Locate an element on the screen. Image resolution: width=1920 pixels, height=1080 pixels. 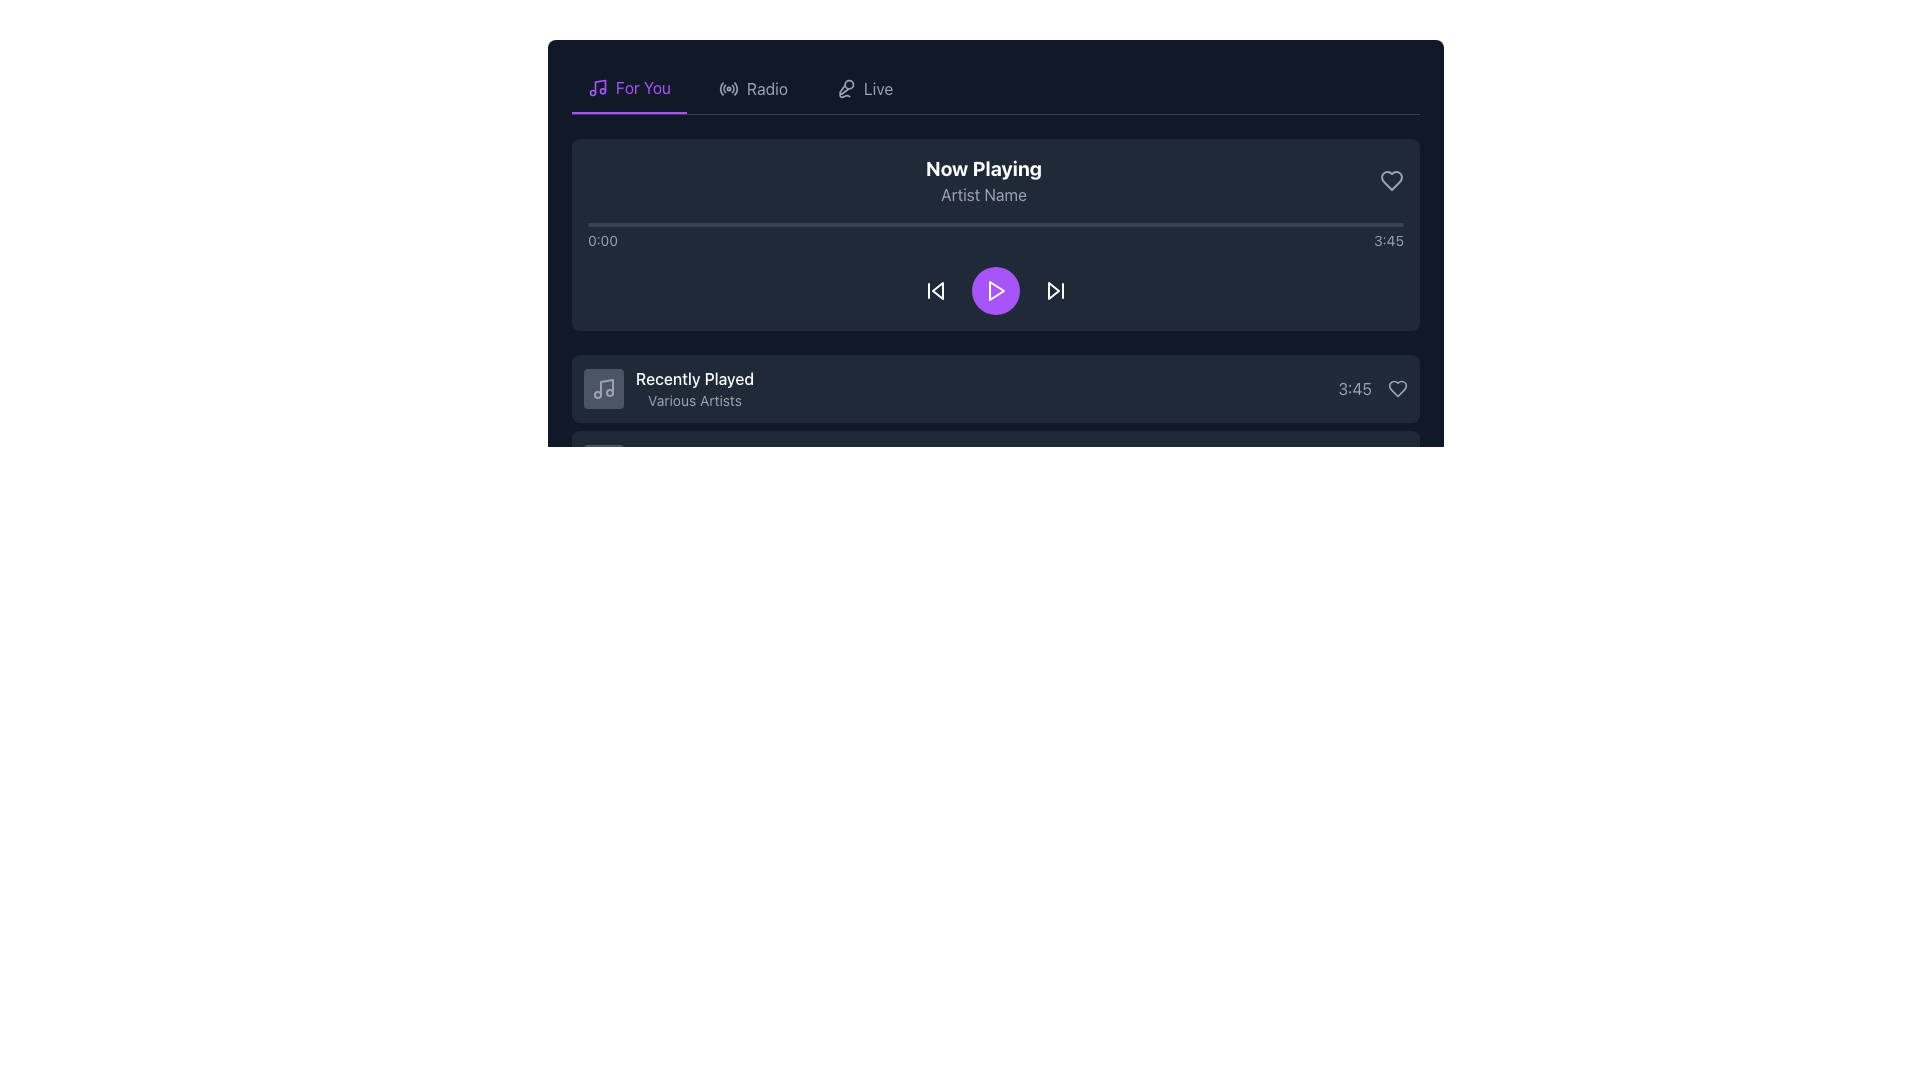
the favorite icon button located at the top-right corner of the 'Now Playing' section to mark the currently playing item as a favorite is located at coordinates (1391, 181).